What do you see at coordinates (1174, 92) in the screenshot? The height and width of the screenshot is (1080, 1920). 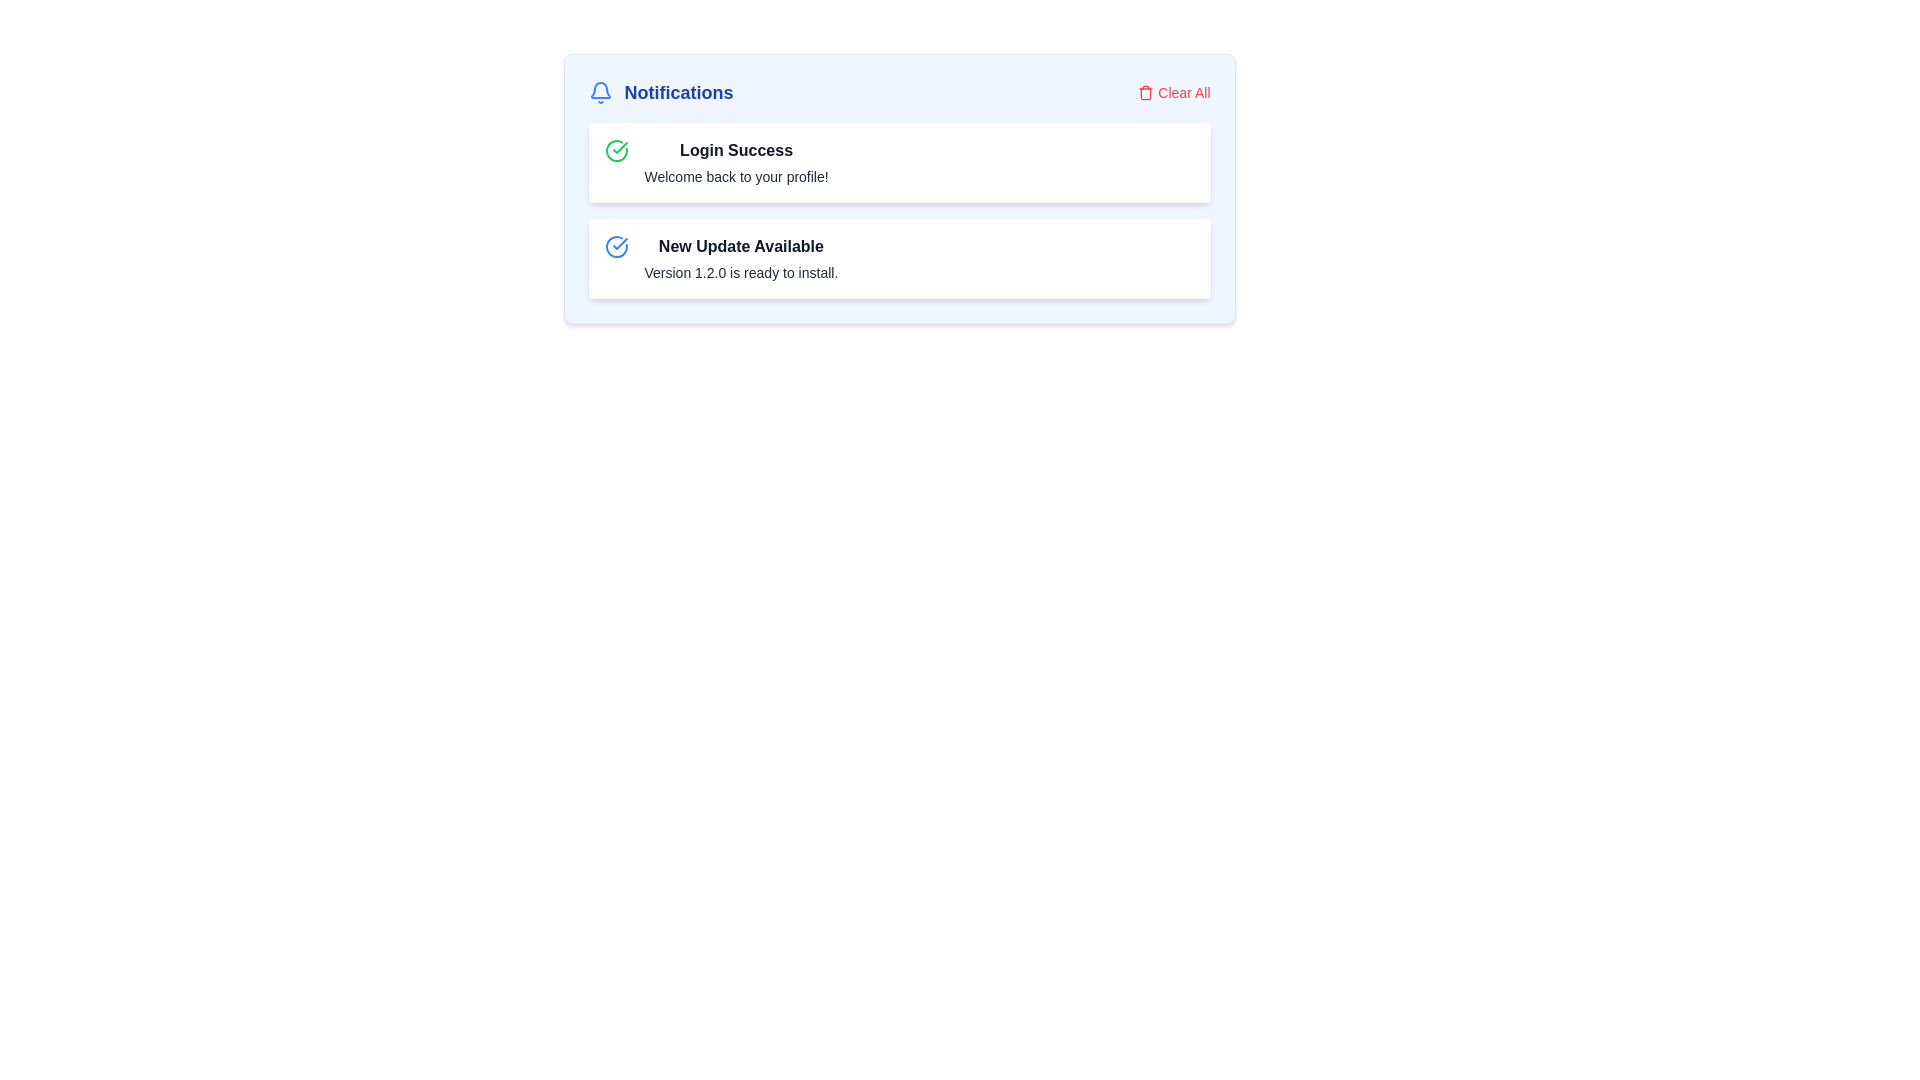 I see `the 'Clear All' button with a red trash icon located in the top-right corner of the notifications panel to clear notifications` at bounding box center [1174, 92].